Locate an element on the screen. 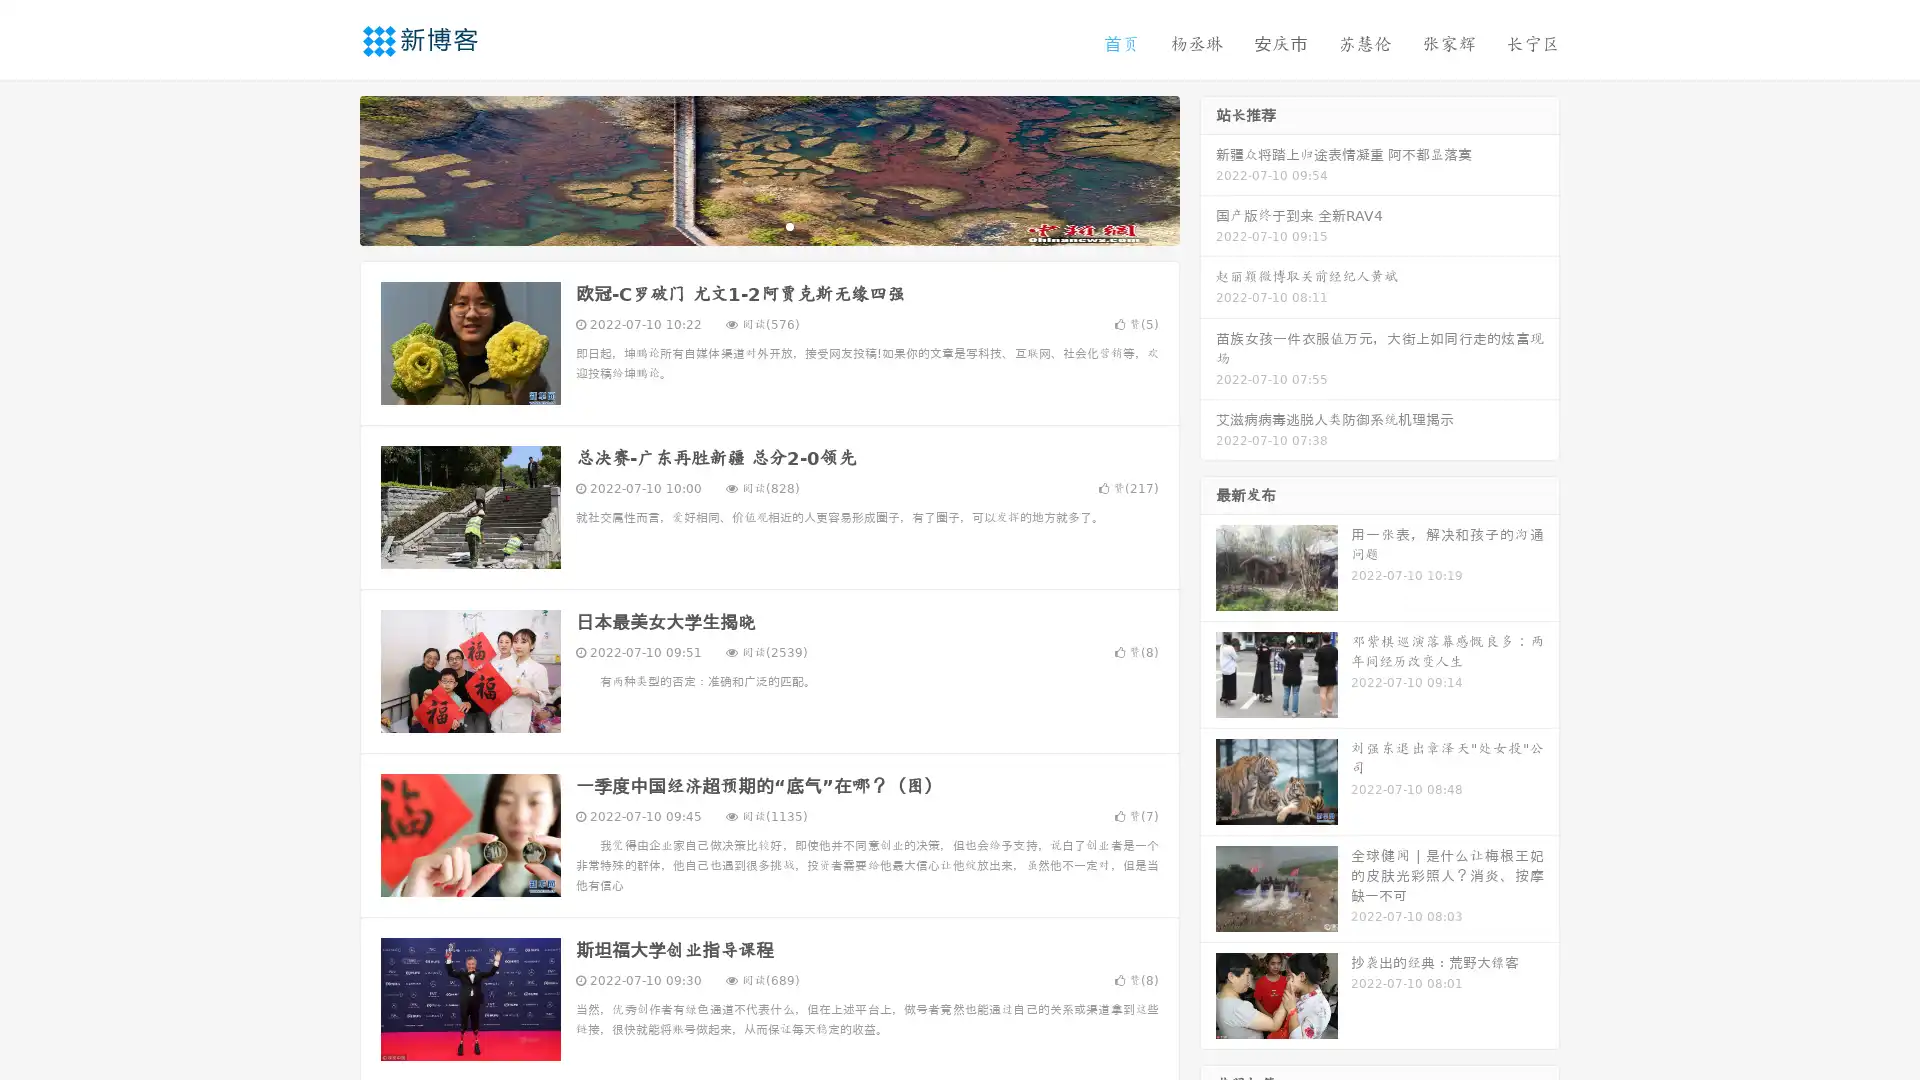  Go to slide 2 is located at coordinates (768, 225).